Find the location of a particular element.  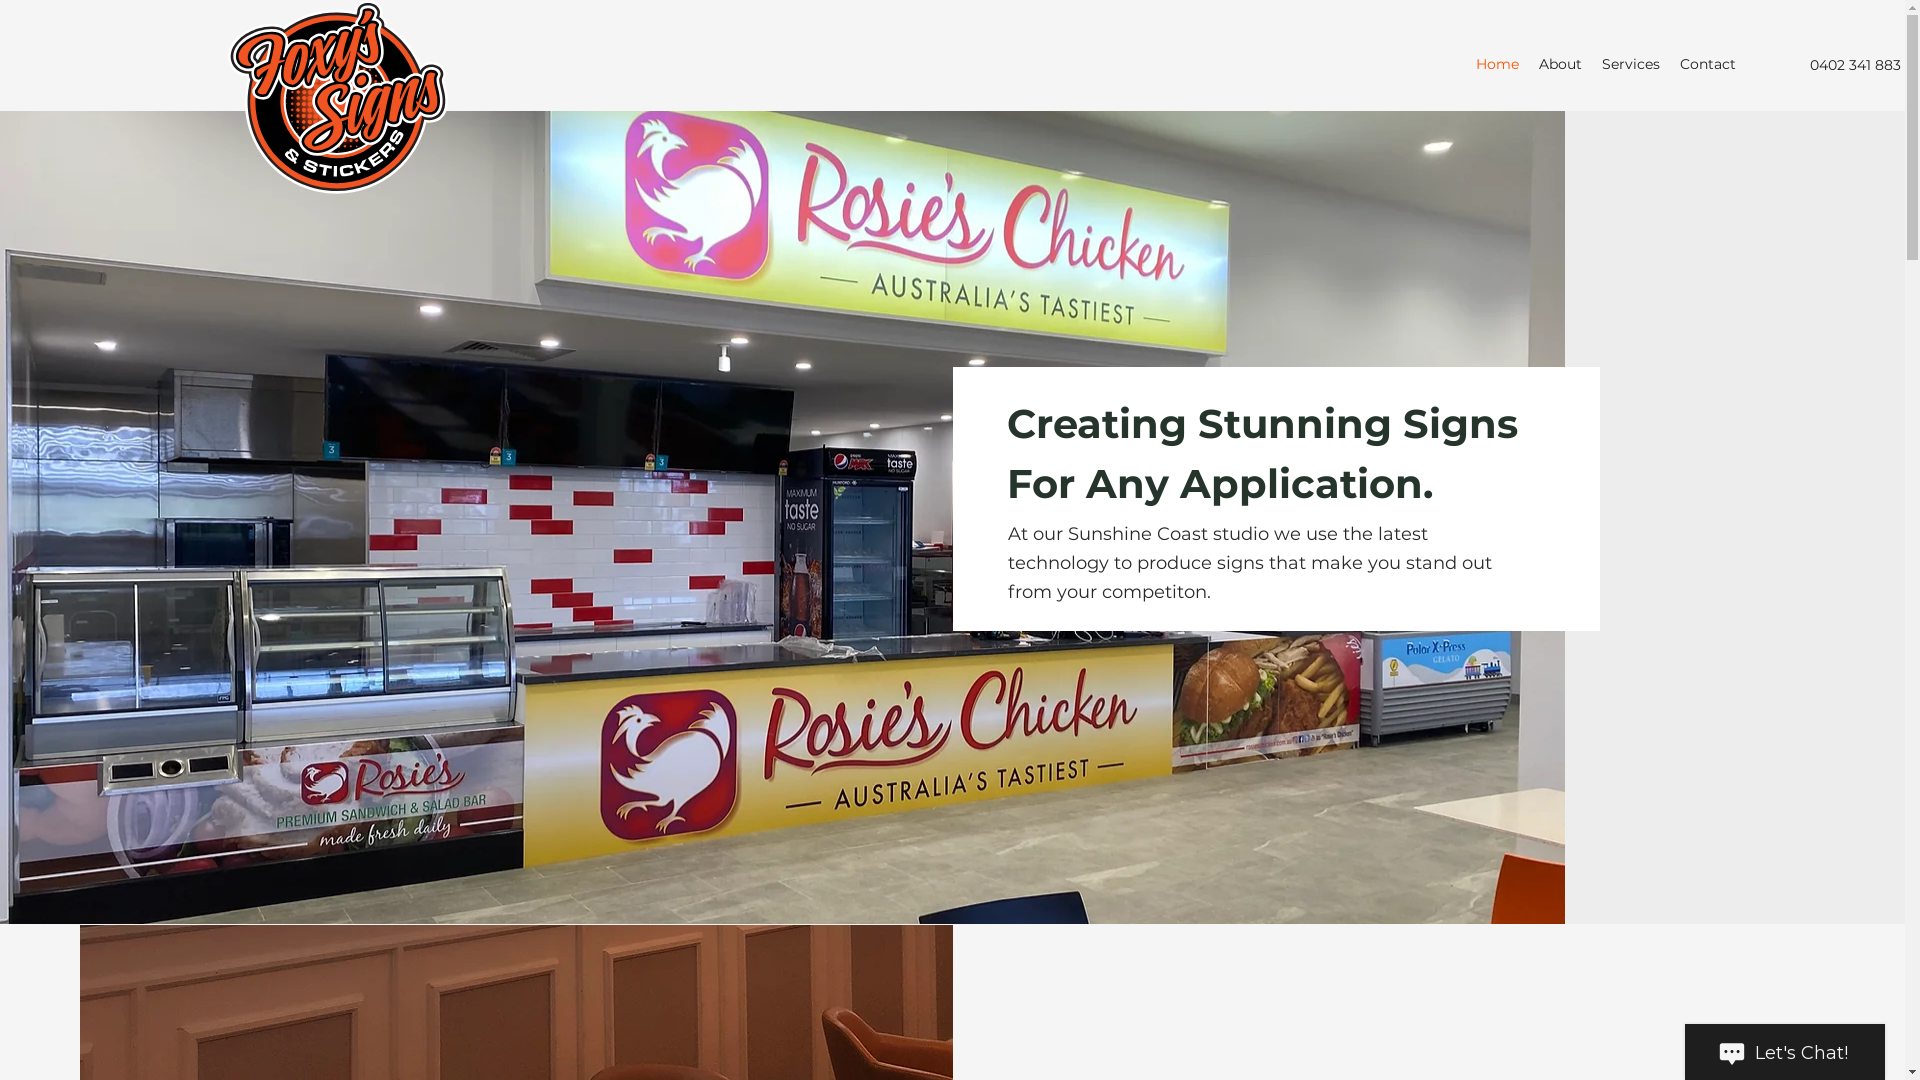

'Services' is located at coordinates (1631, 63).